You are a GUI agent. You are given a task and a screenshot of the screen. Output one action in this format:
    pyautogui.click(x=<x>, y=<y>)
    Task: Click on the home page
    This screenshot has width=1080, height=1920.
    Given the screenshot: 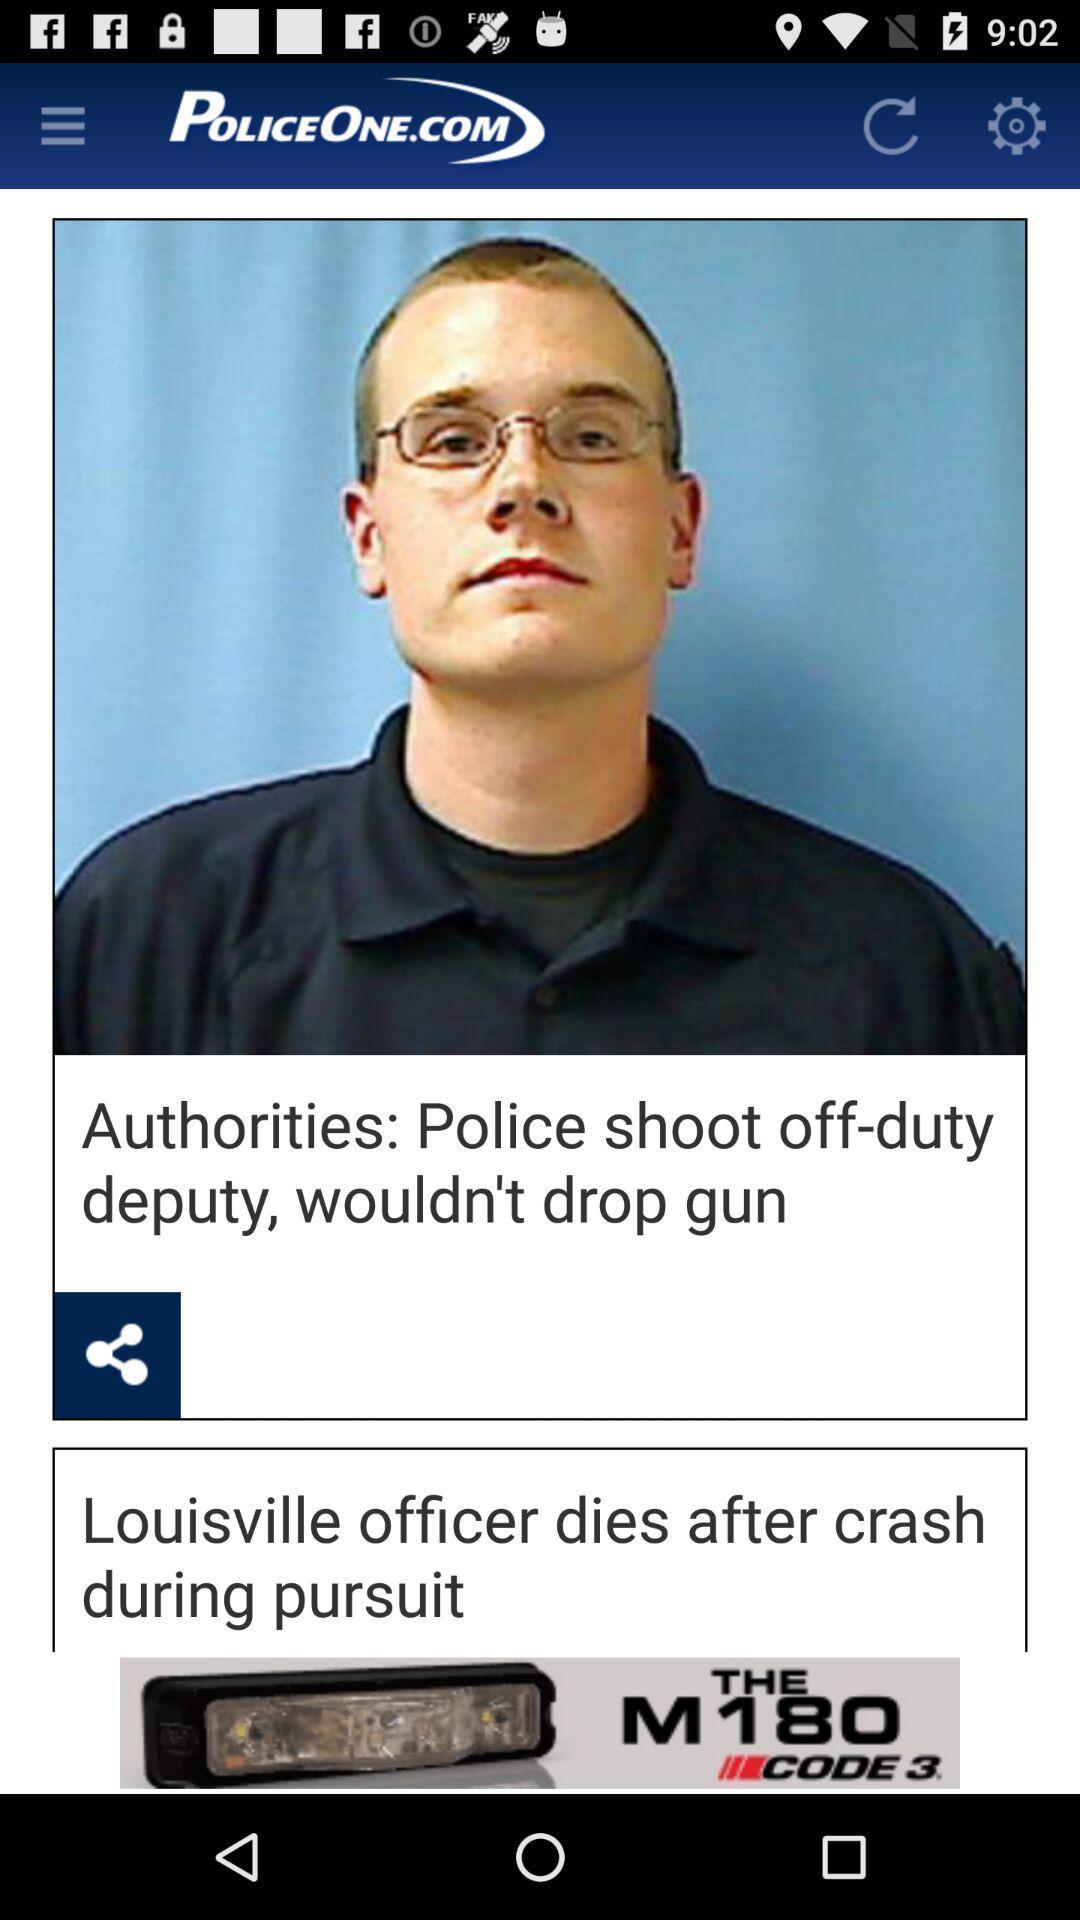 What is the action you would take?
    pyautogui.click(x=477, y=124)
    